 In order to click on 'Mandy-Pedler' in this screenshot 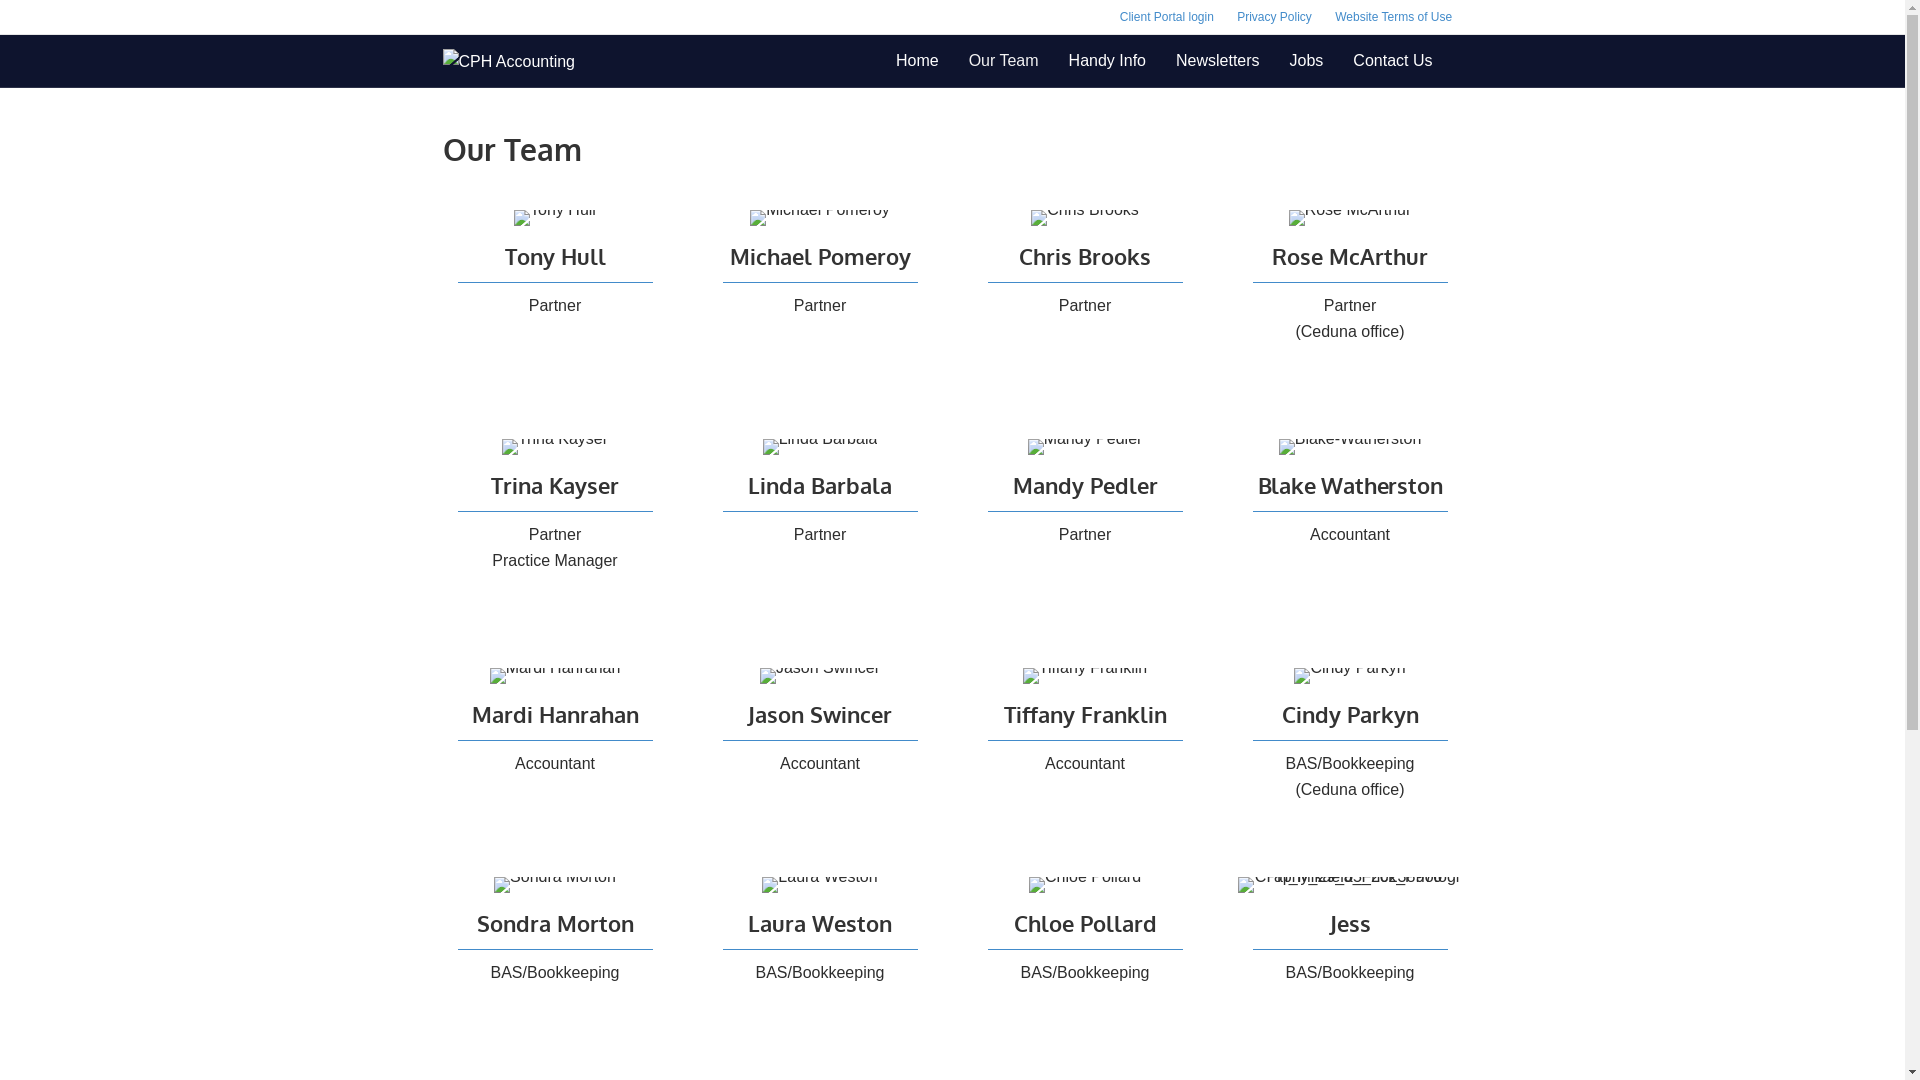, I will do `click(1084, 446)`.